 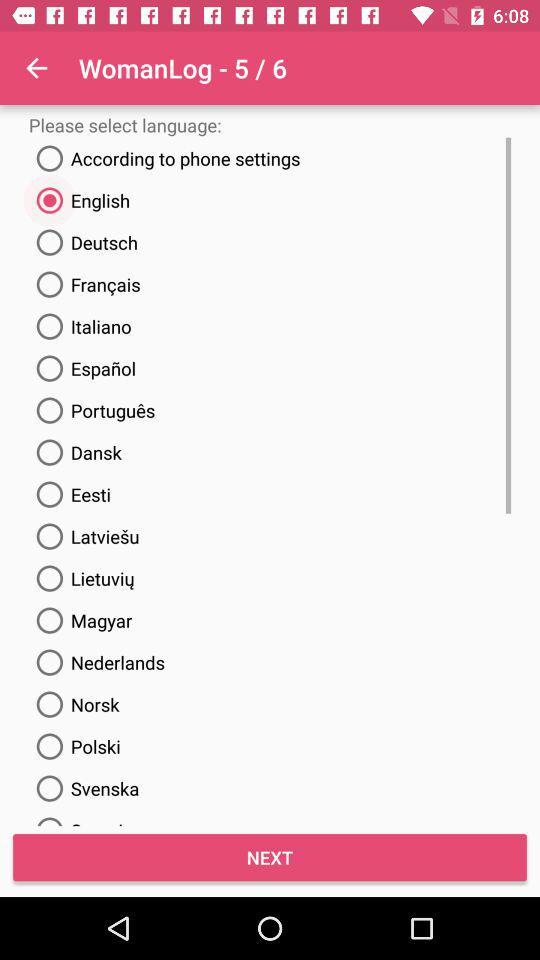 What do you see at coordinates (68, 493) in the screenshot?
I see `on eesti` at bounding box center [68, 493].